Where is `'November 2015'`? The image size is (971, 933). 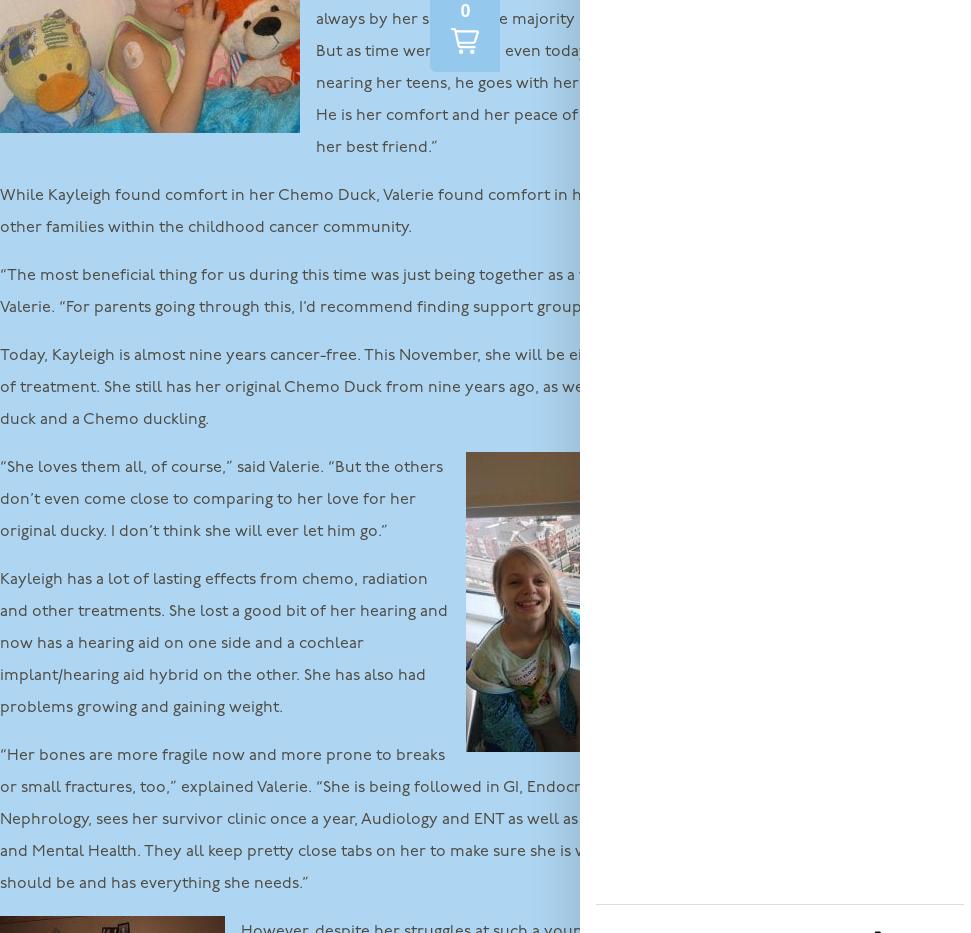
'November 2015' is located at coordinates (729, 232).